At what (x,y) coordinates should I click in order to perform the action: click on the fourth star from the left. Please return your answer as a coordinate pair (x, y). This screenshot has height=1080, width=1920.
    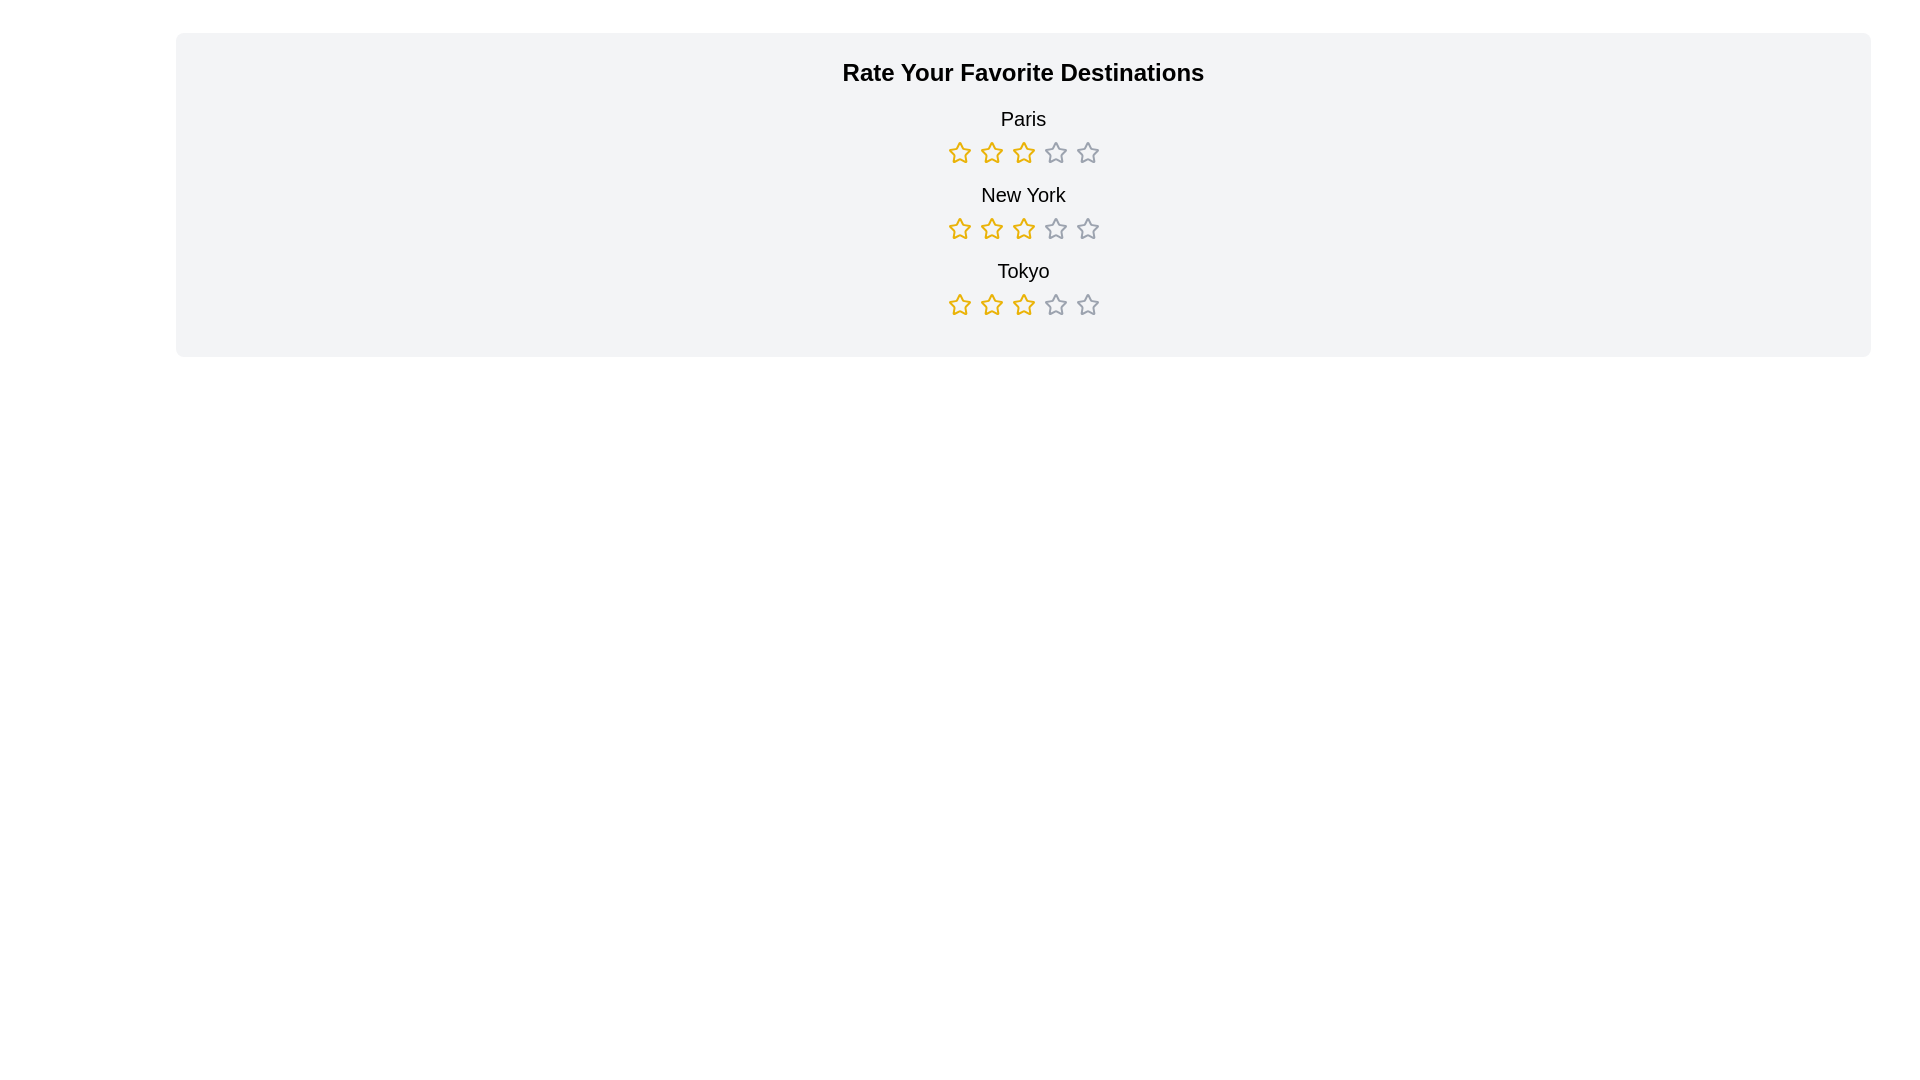
    Looking at the image, I should click on (1023, 227).